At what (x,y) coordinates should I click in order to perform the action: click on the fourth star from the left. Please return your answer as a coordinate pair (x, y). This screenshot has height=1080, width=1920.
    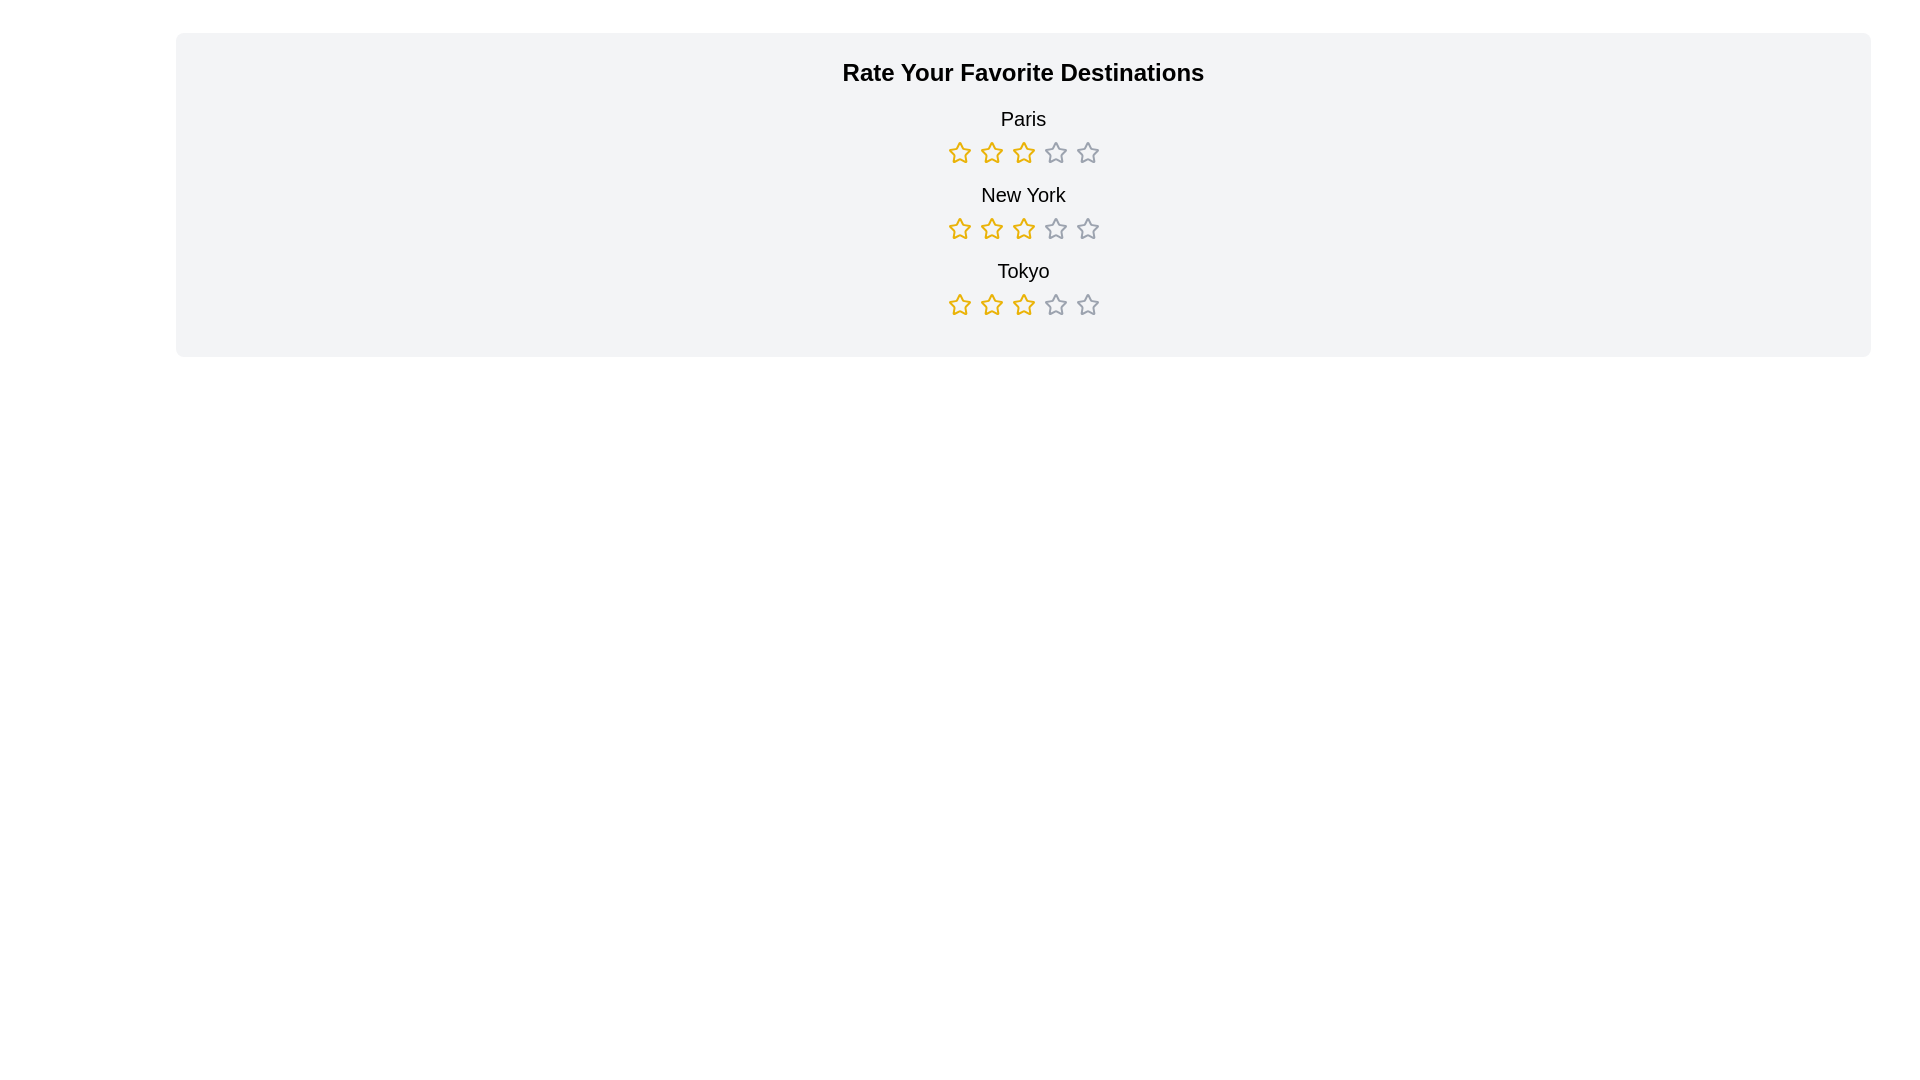
    Looking at the image, I should click on (1023, 227).